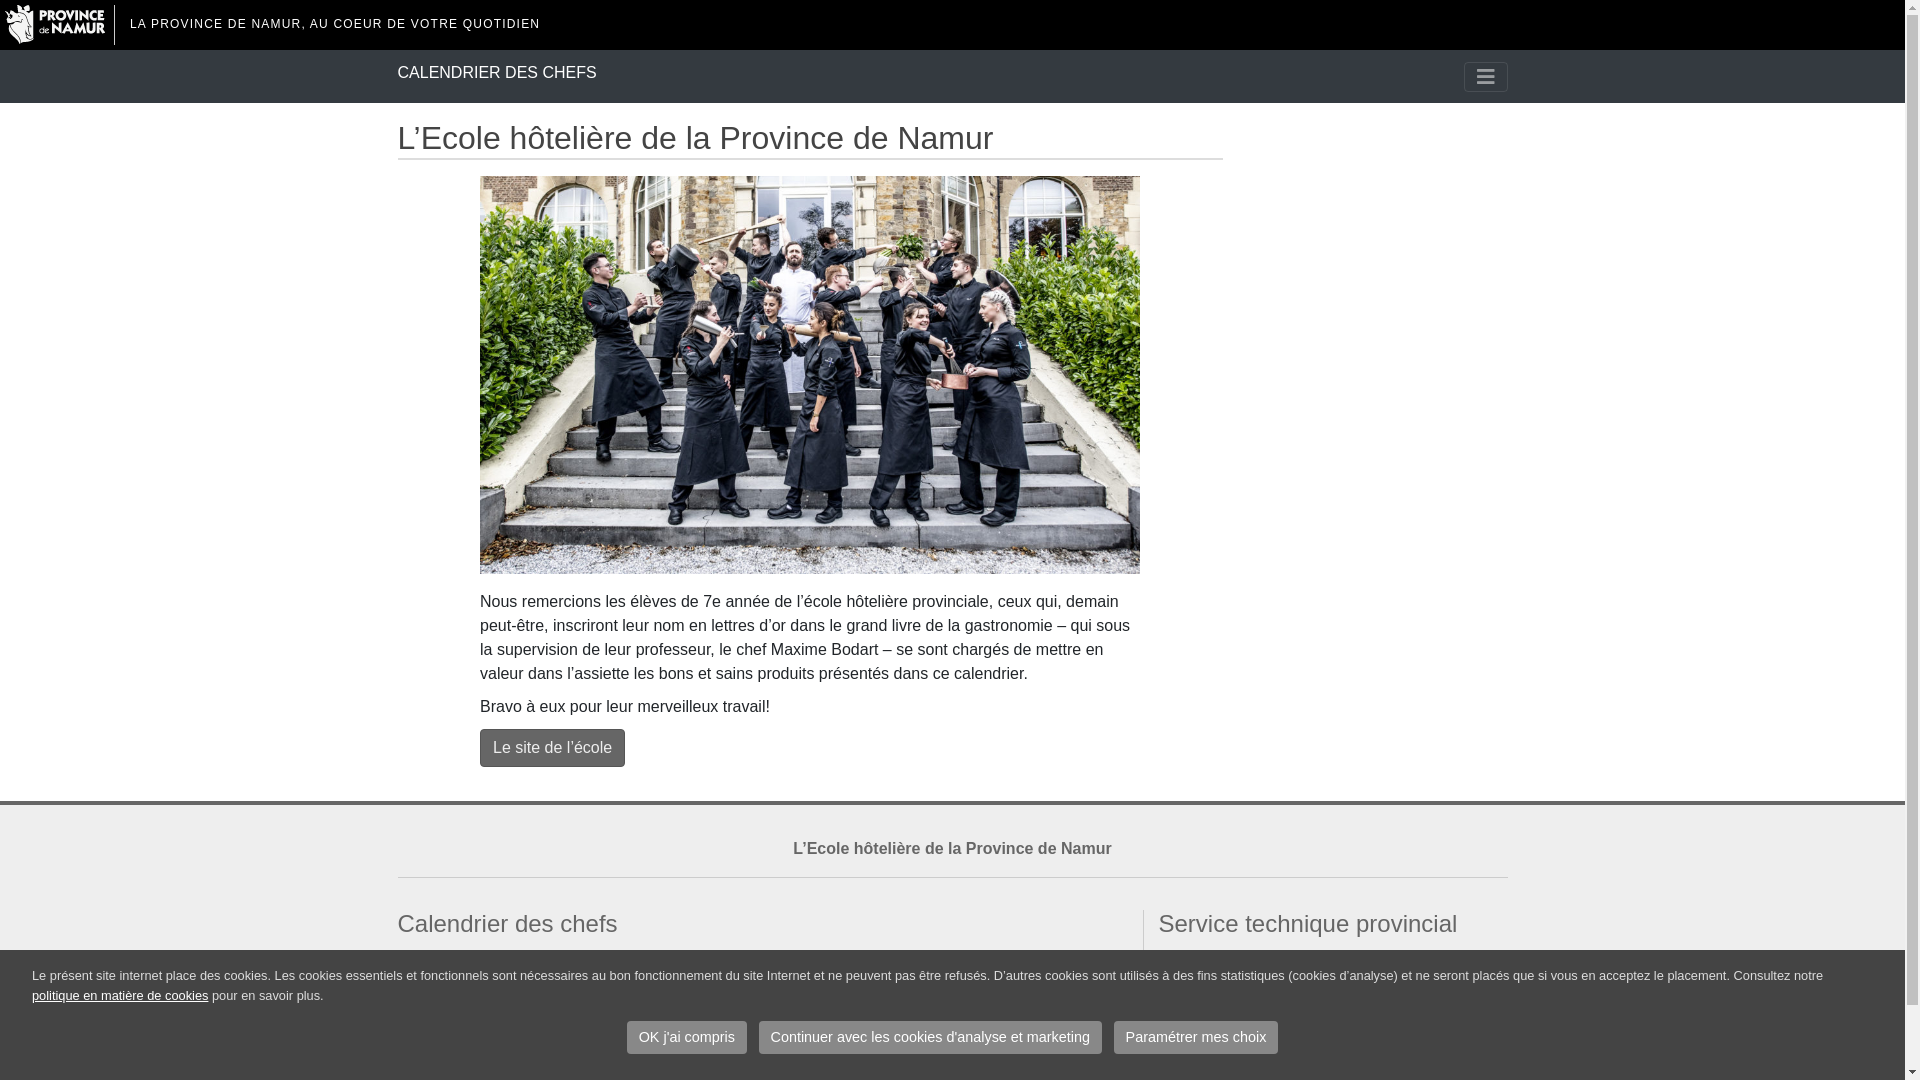 Image resolution: width=1920 pixels, height=1080 pixels. I want to click on 'Continuer avec les cookies d'analyse et marketing', so click(930, 1036).